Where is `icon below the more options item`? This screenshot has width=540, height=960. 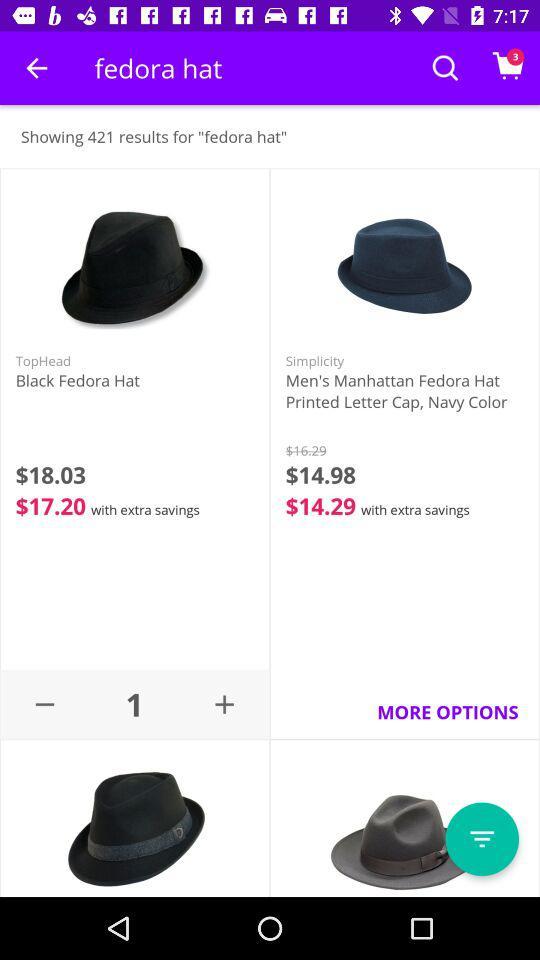
icon below the more options item is located at coordinates (481, 839).